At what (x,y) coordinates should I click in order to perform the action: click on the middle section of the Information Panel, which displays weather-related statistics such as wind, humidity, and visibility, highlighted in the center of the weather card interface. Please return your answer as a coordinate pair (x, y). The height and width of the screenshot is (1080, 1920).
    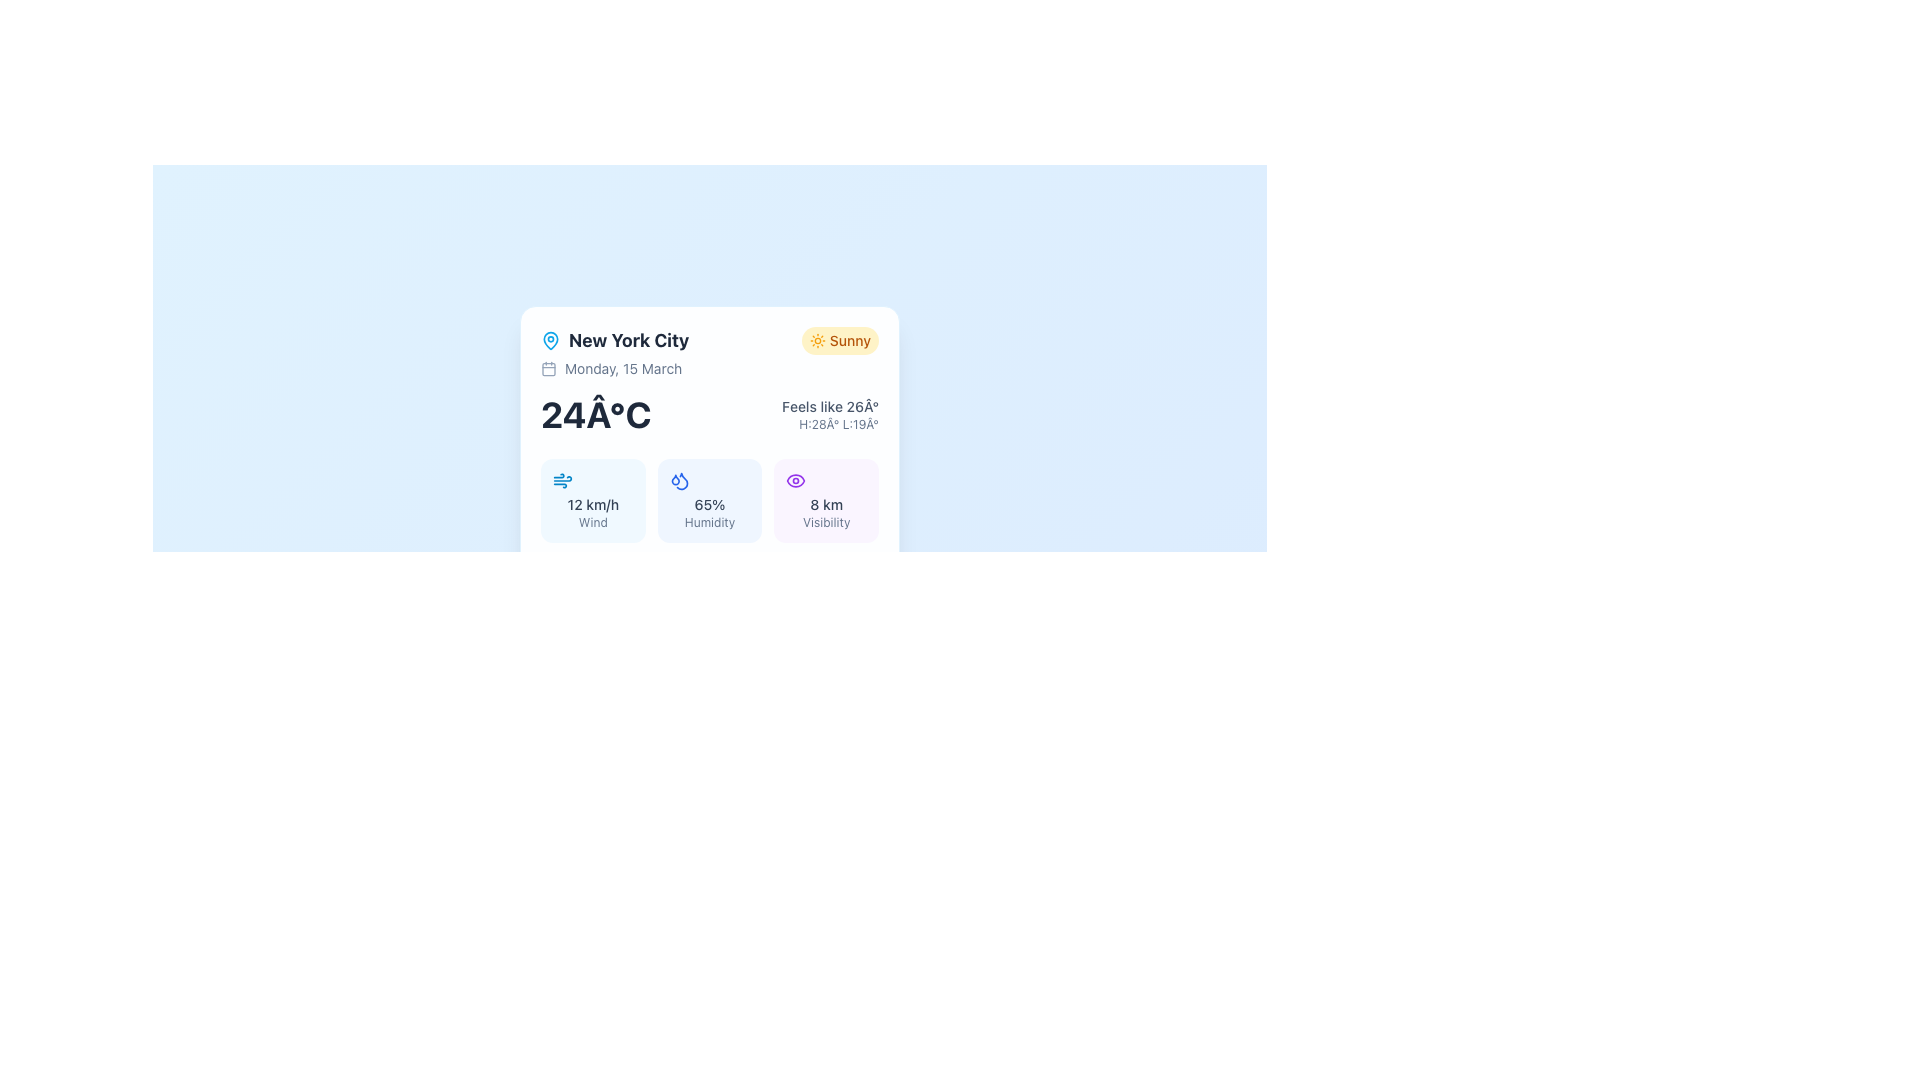
    Looking at the image, I should click on (710, 500).